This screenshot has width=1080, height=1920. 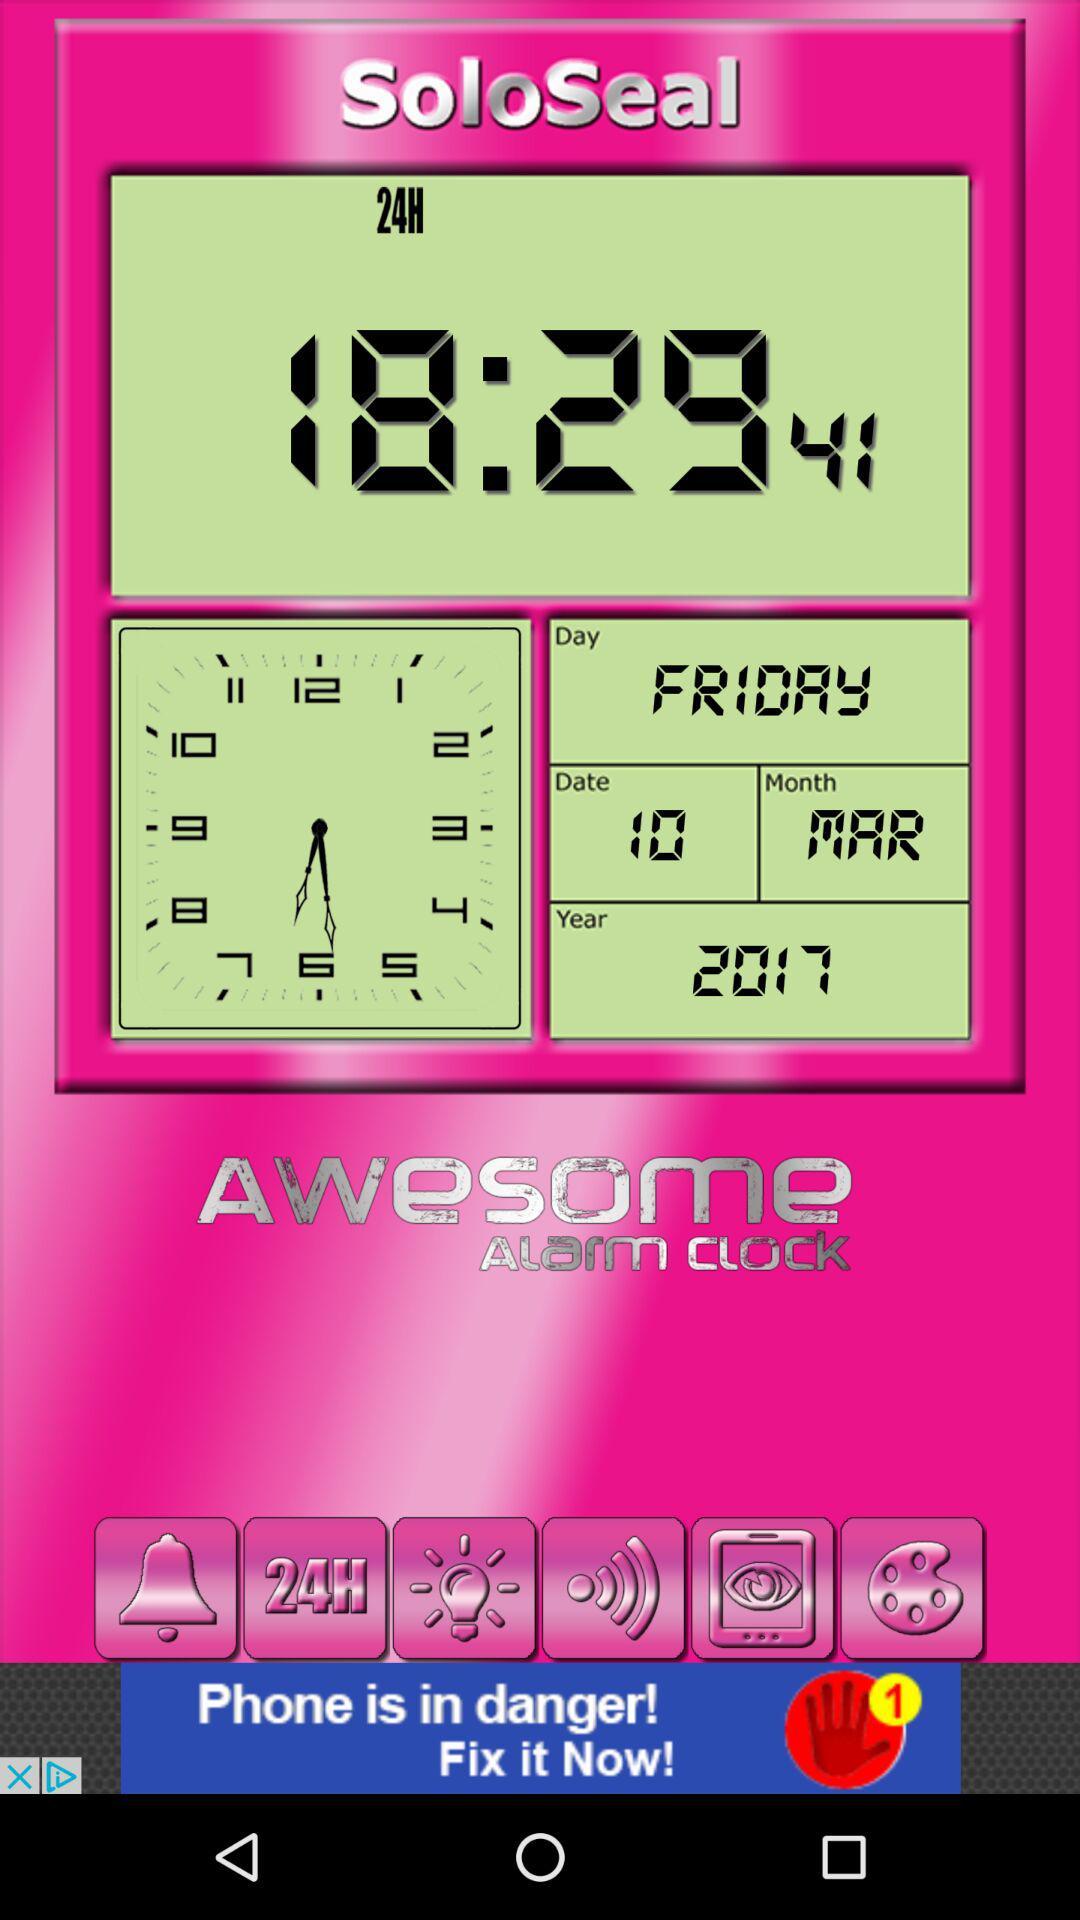 I want to click on set alarm, so click(x=165, y=1587).